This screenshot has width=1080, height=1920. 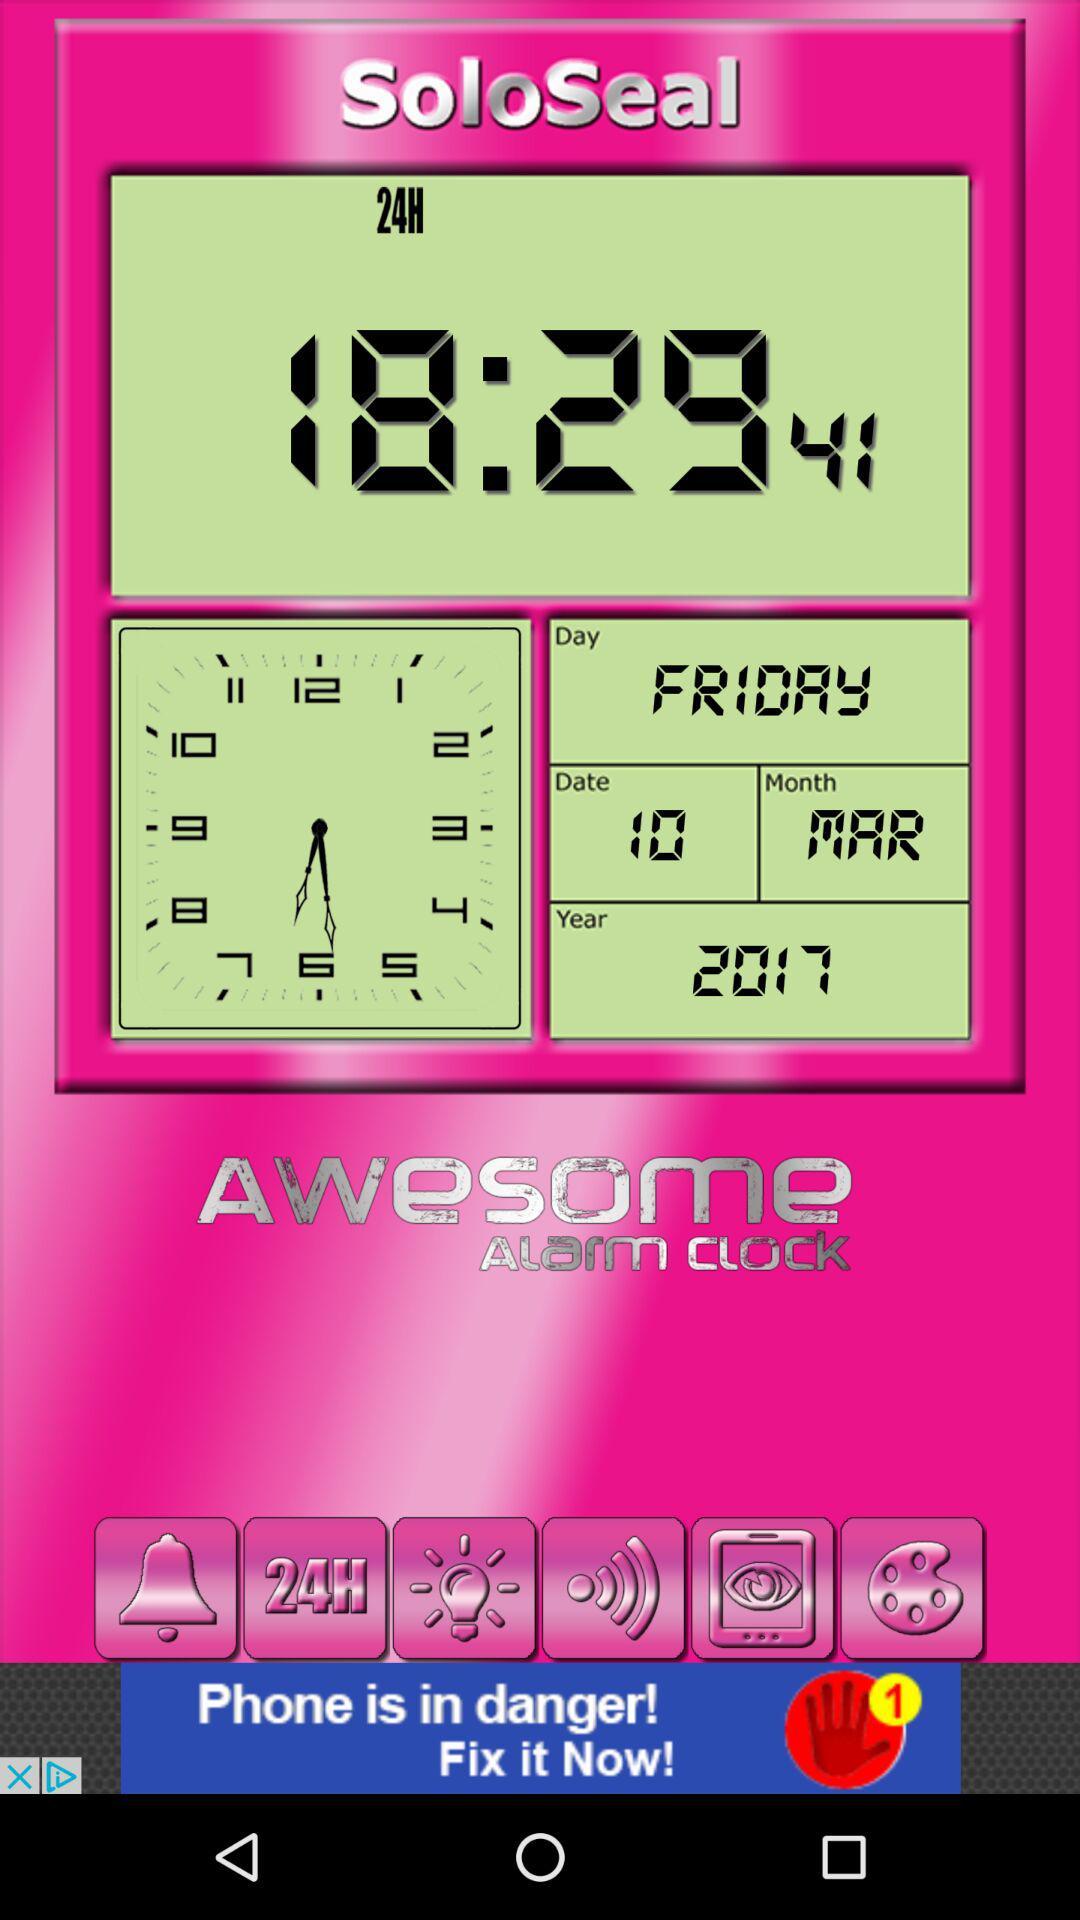 I want to click on set alarm, so click(x=165, y=1587).